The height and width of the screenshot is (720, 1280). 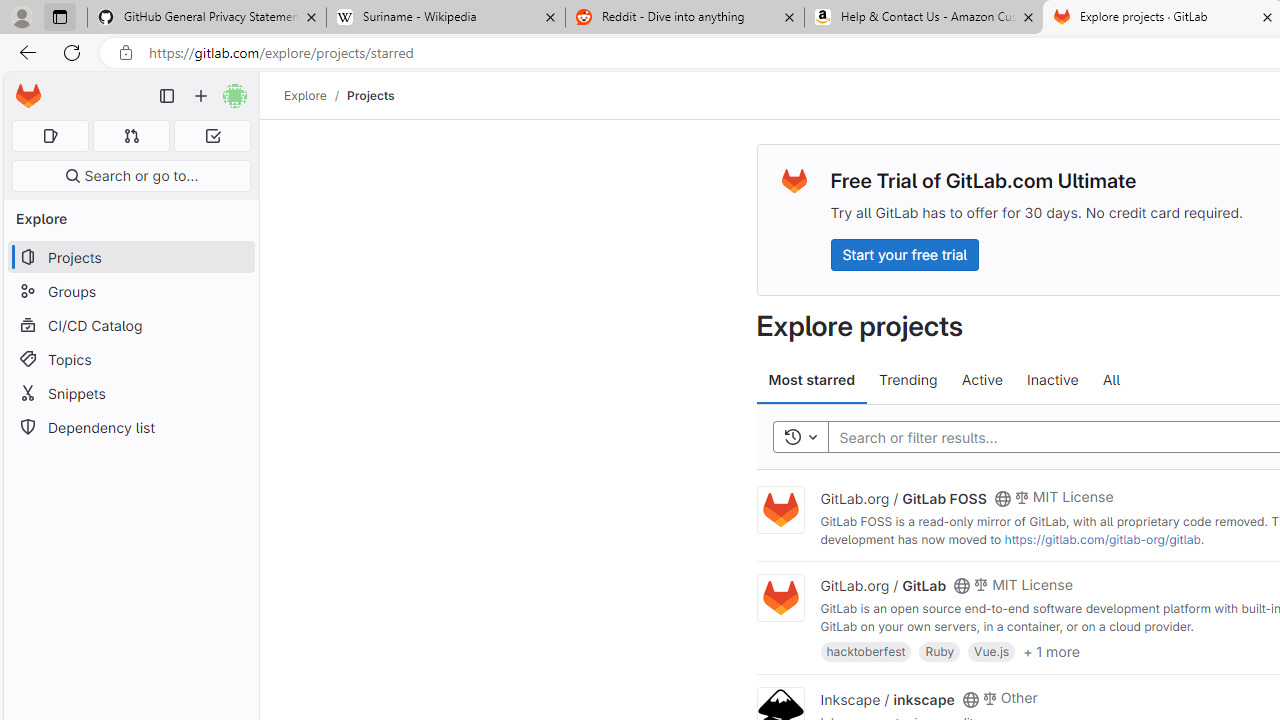 What do you see at coordinates (212, 135) in the screenshot?
I see `'To-Do list 0'` at bounding box center [212, 135].